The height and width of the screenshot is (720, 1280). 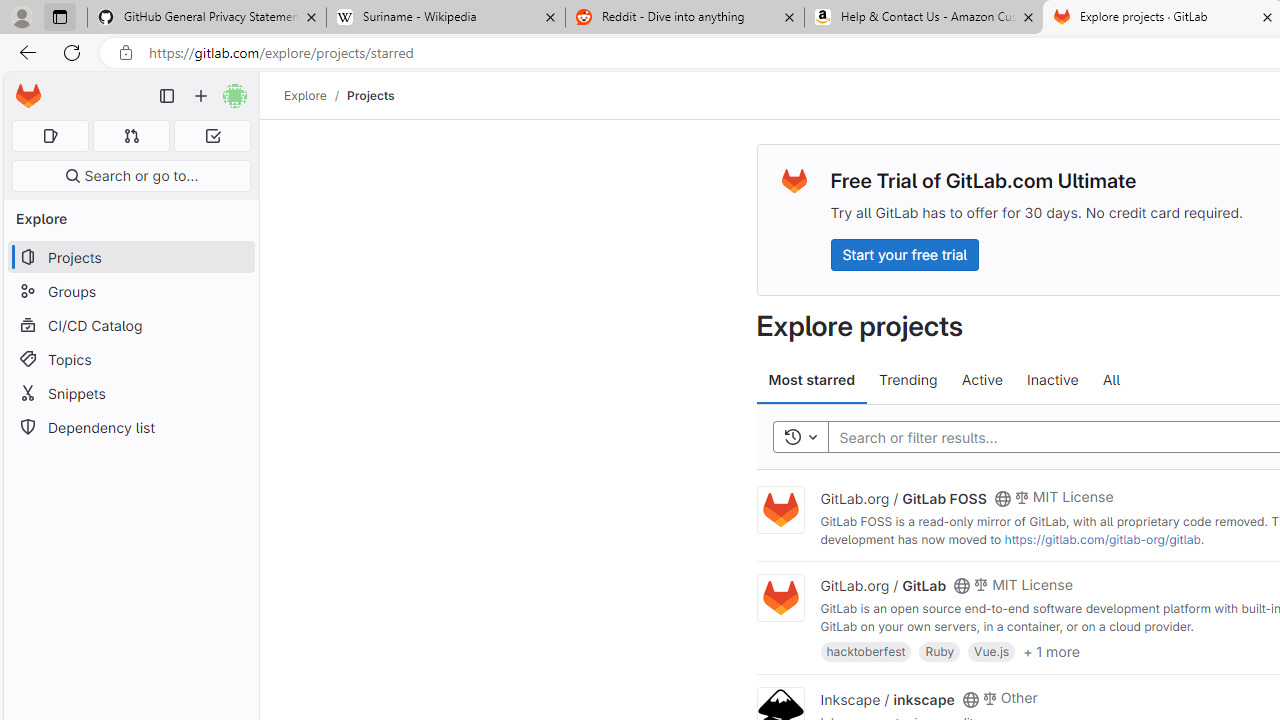 What do you see at coordinates (212, 135) in the screenshot?
I see `'To-Do list 0'` at bounding box center [212, 135].